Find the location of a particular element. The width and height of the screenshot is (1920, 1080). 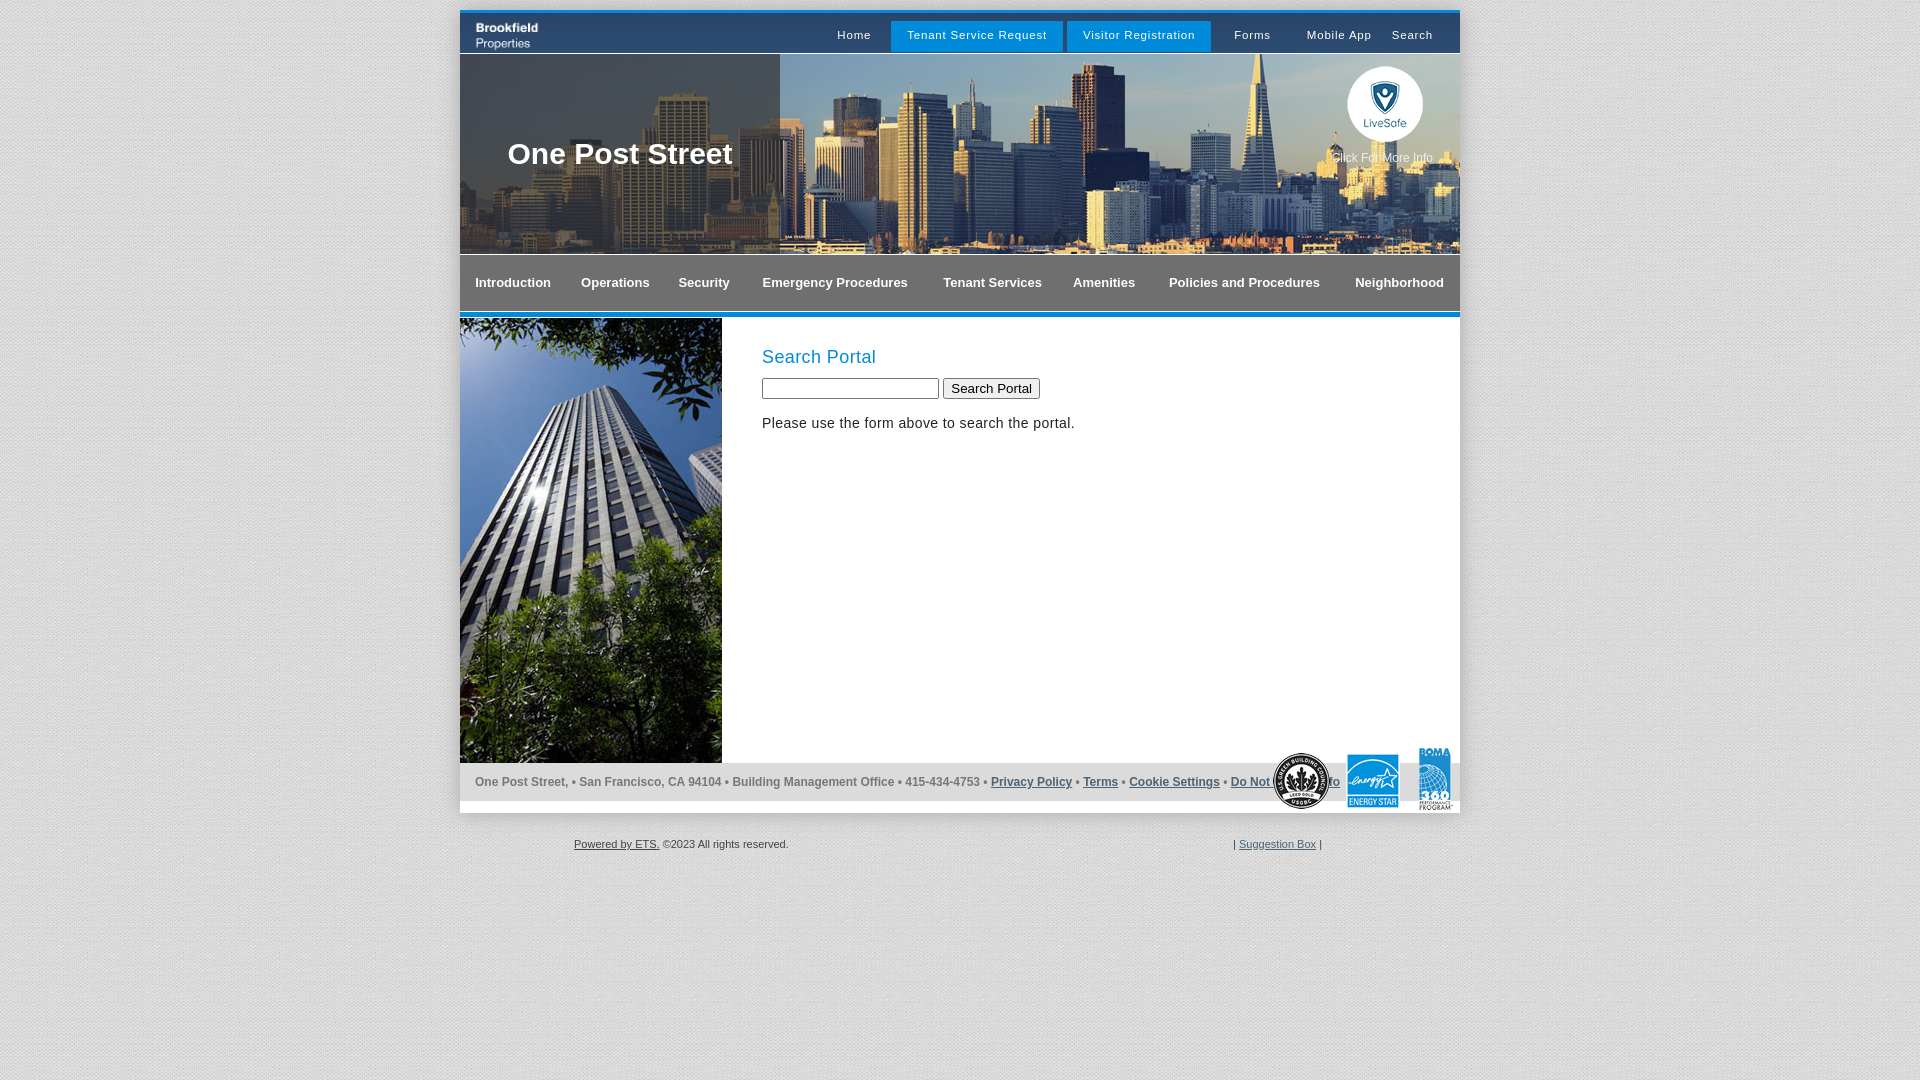

'Cookie Settings' is located at coordinates (1174, 781).